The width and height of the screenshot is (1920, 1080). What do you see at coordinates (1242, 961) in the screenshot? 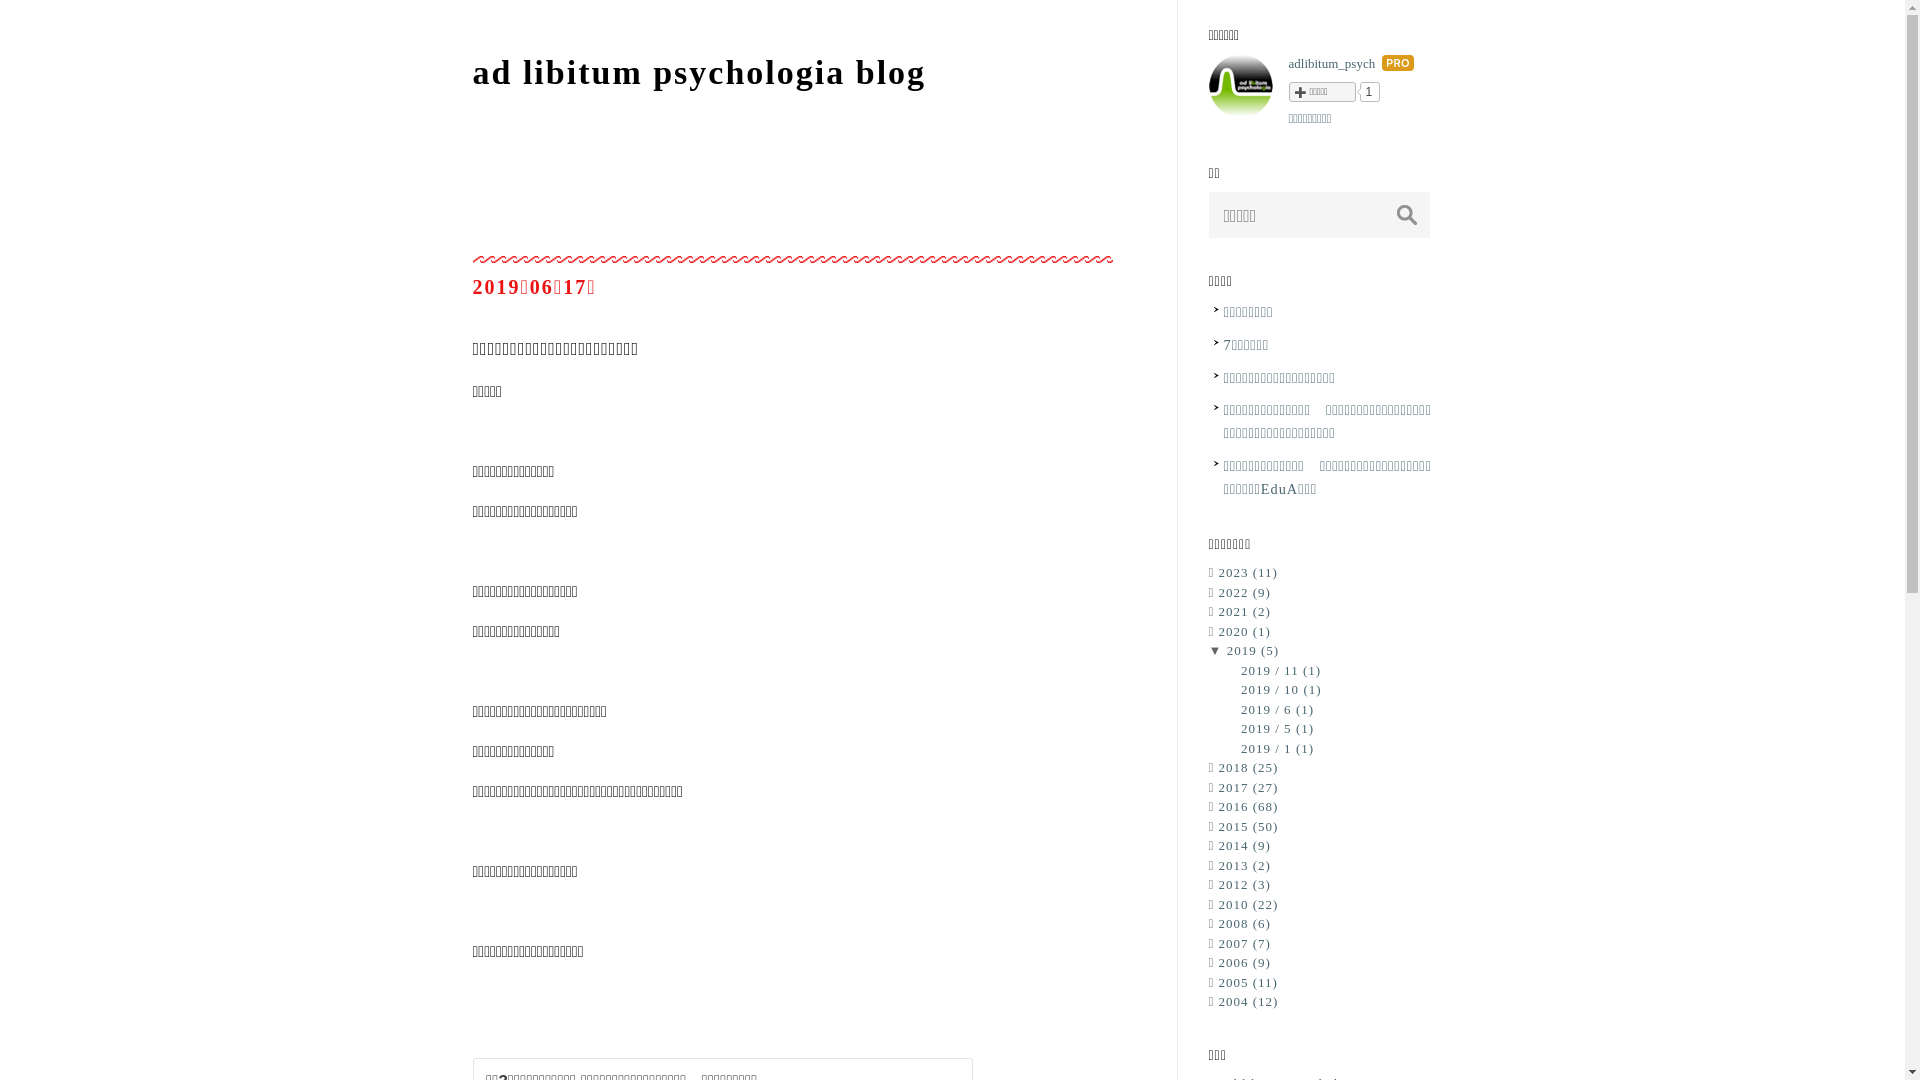
I see `'2006 (9)'` at bounding box center [1242, 961].